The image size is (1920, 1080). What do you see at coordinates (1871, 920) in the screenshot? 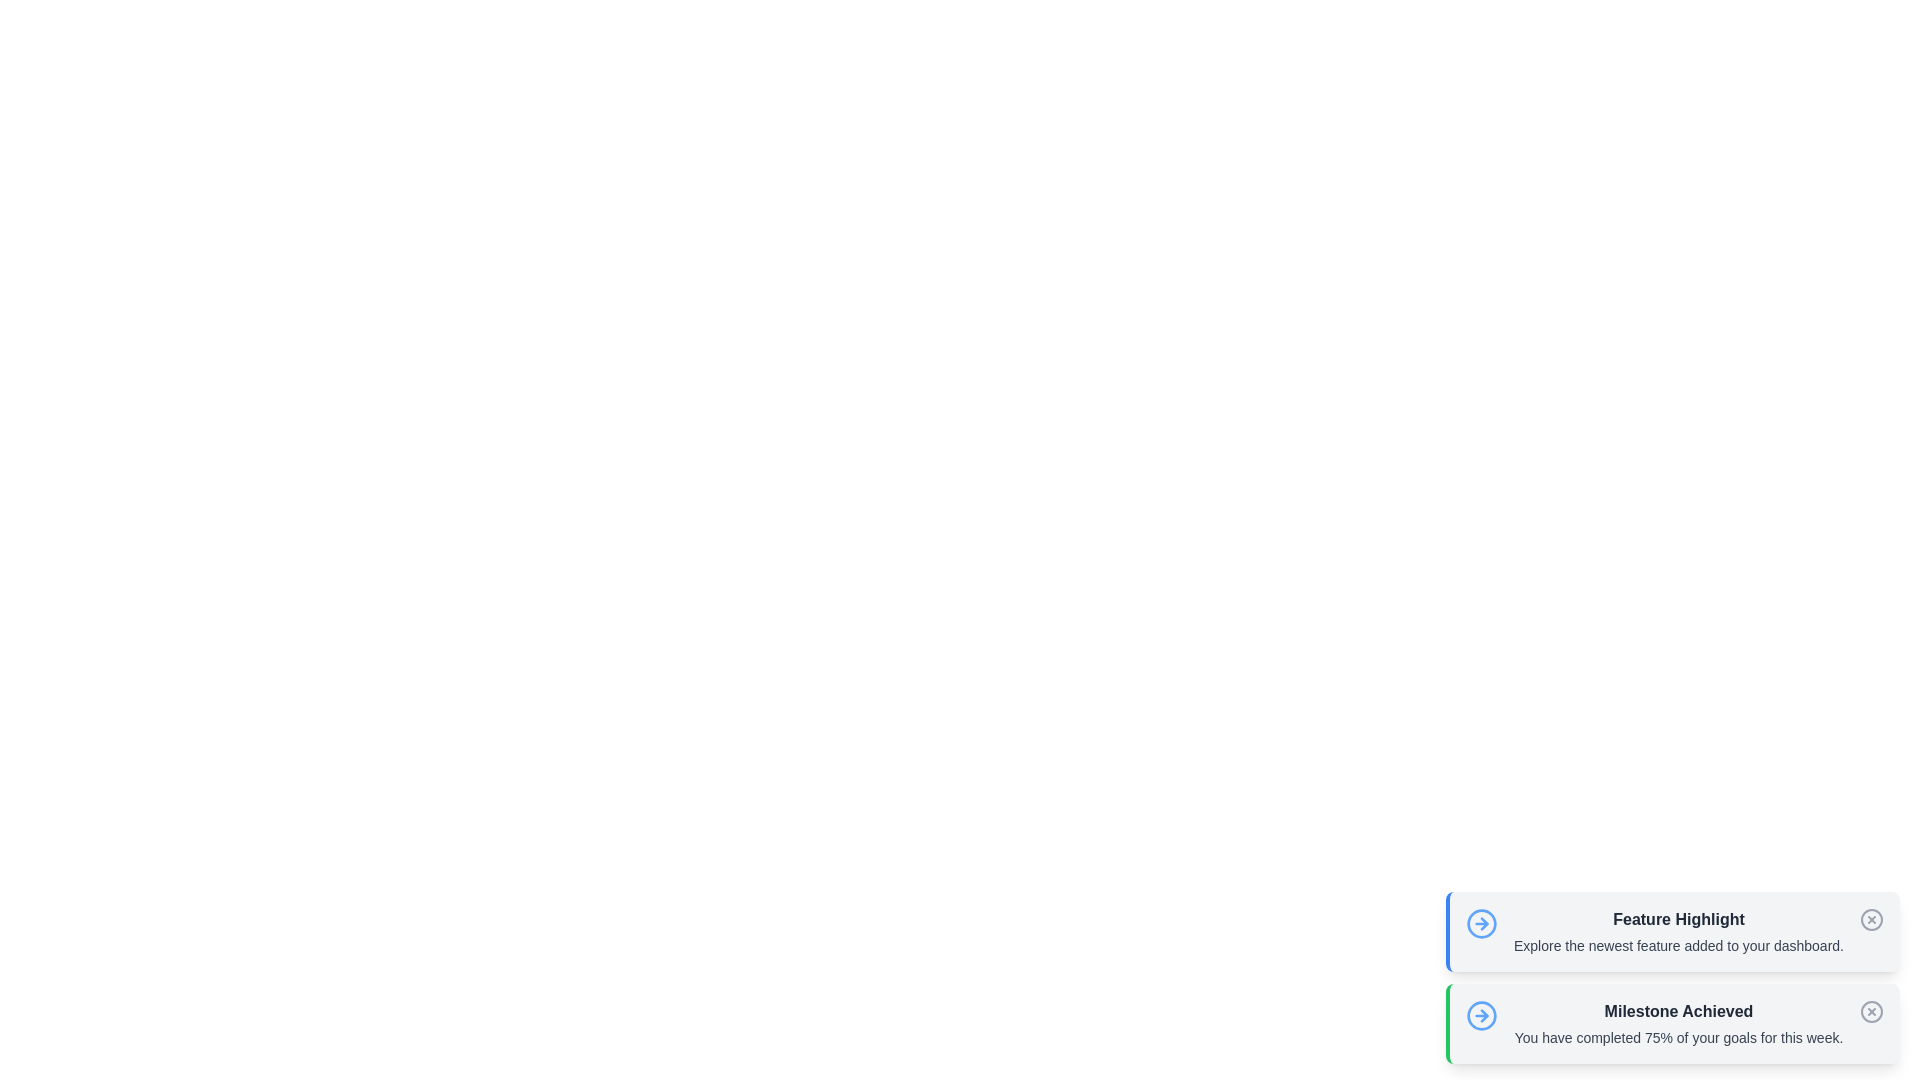
I see `the close button of the notification to dismiss it` at bounding box center [1871, 920].